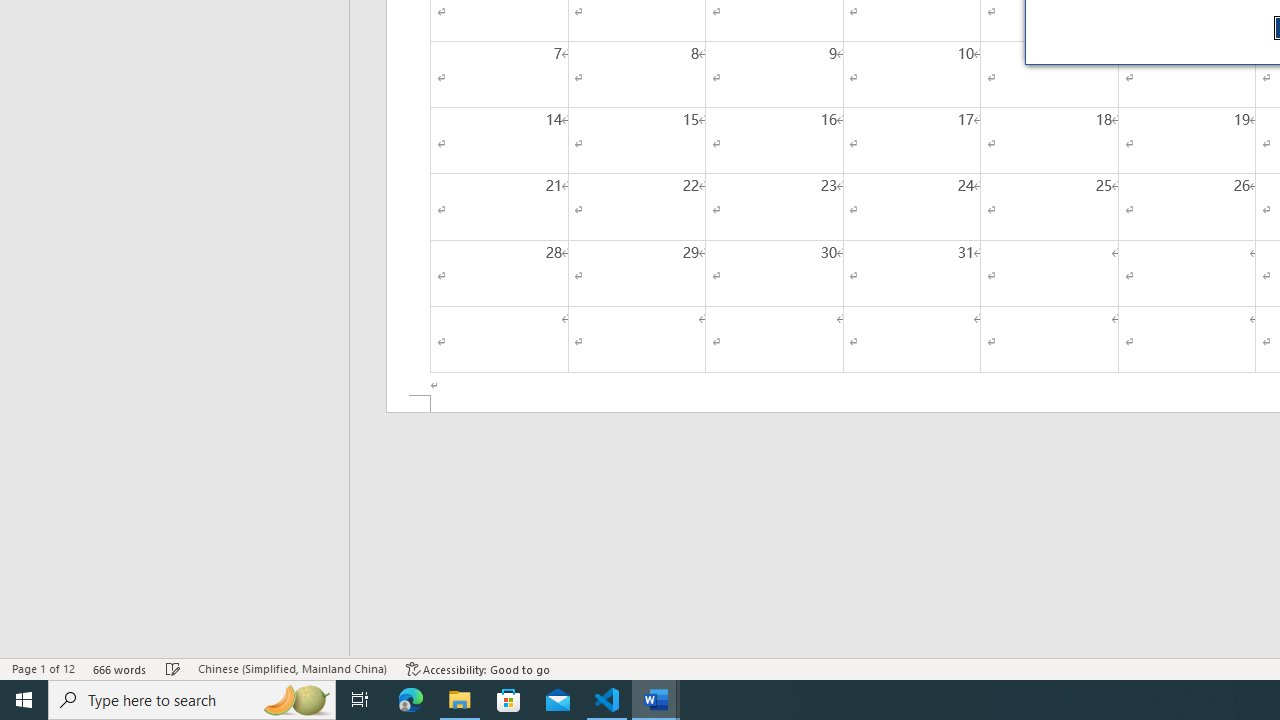  What do you see at coordinates (477, 669) in the screenshot?
I see `'Accessibility Checker Accessibility: Good to go'` at bounding box center [477, 669].